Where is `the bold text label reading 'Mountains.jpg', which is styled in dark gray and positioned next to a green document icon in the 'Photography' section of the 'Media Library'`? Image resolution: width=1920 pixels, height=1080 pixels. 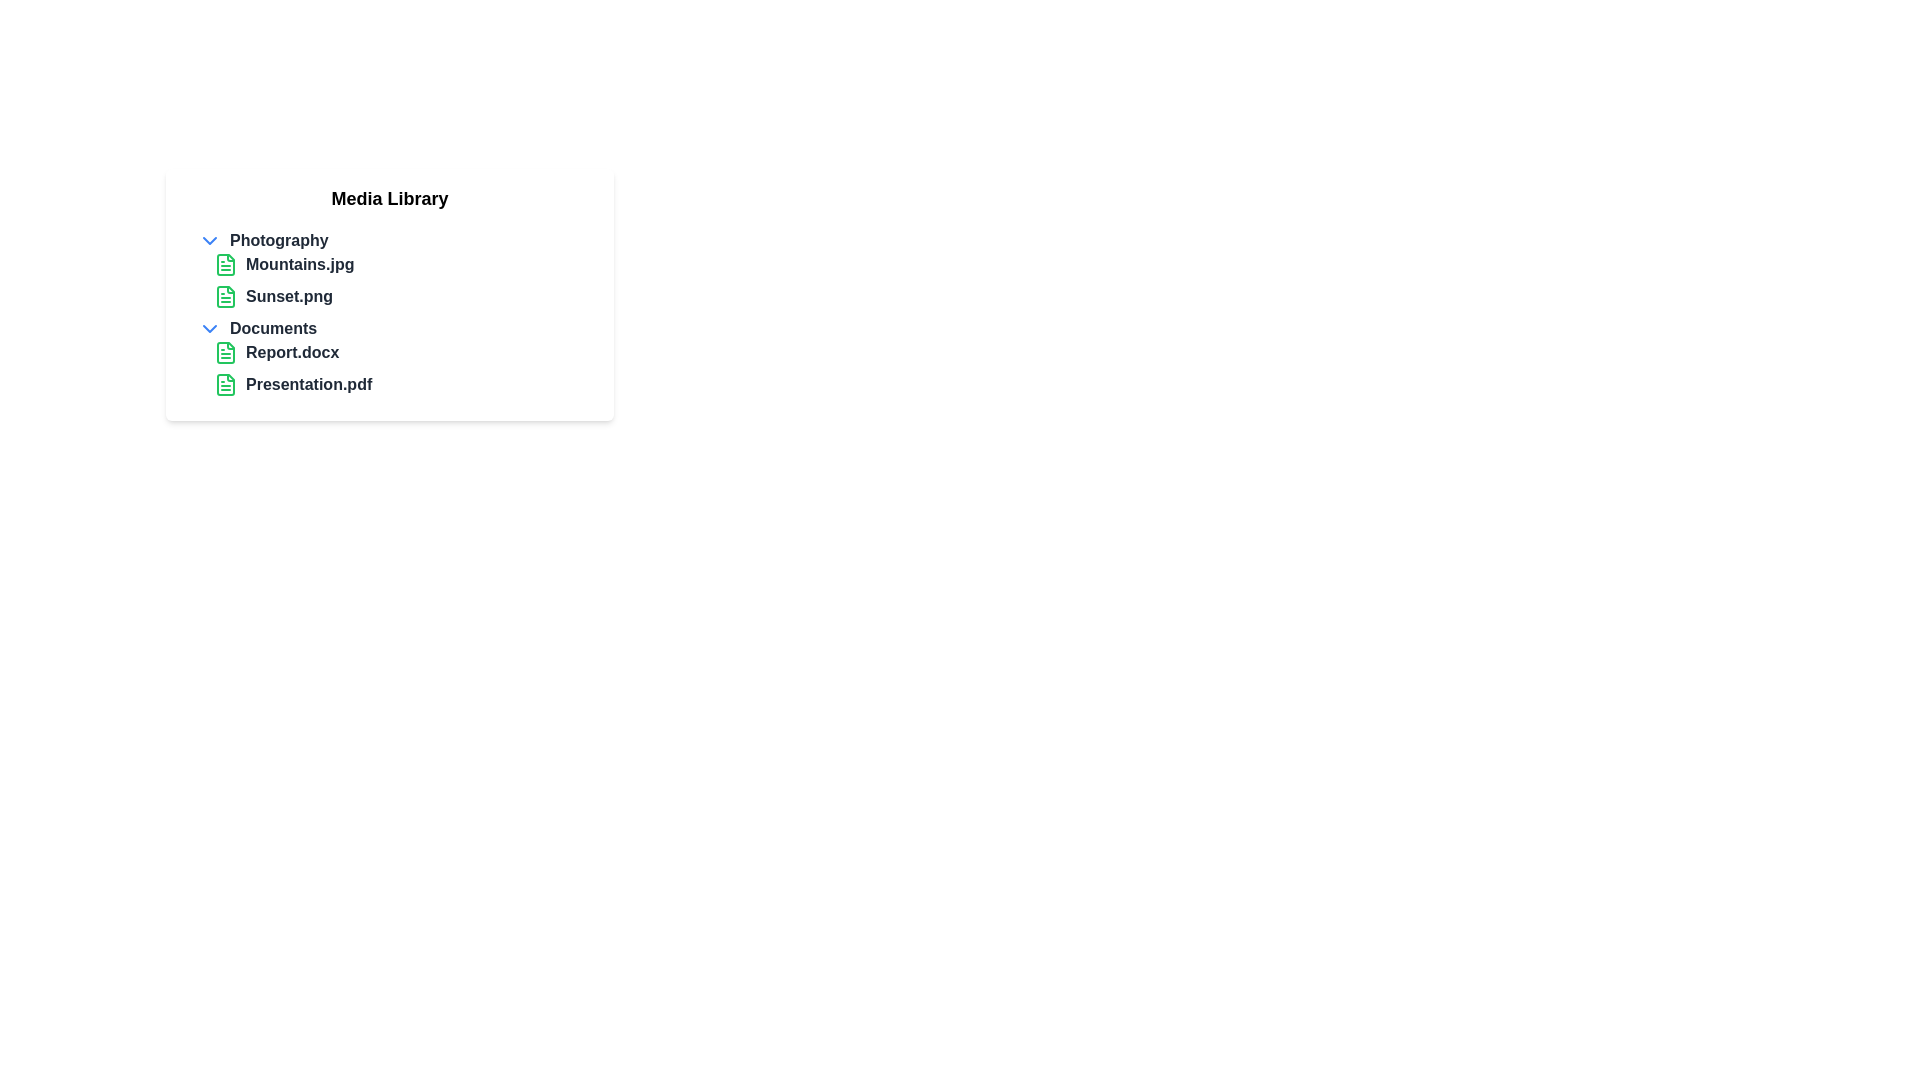
the bold text label reading 'Mountains.jpg', which is styled in dark gray and positioned next to a green document icon in the 'Photography' section of the 'Media Library' is located at coordinates (299, 264).